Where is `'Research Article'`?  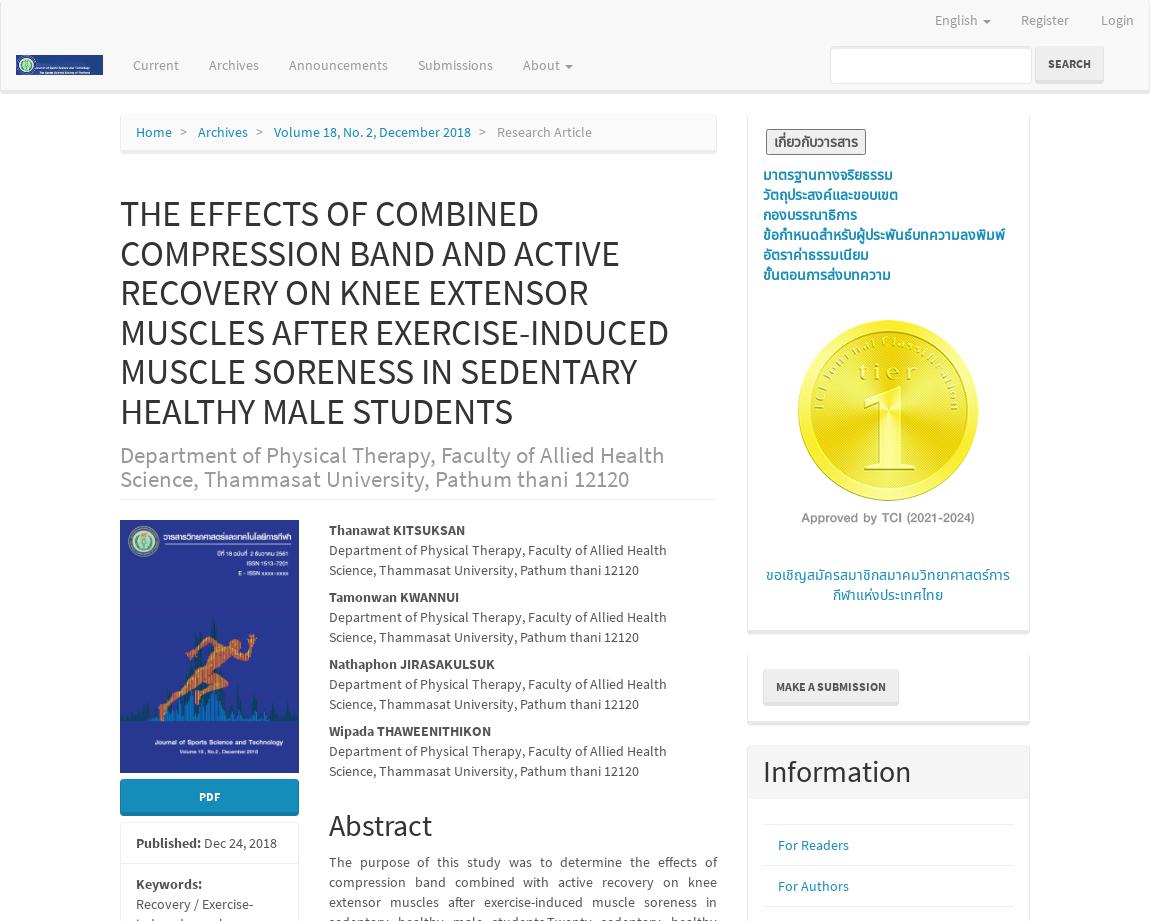
'Research Article' is located at coordinates (543, 131).